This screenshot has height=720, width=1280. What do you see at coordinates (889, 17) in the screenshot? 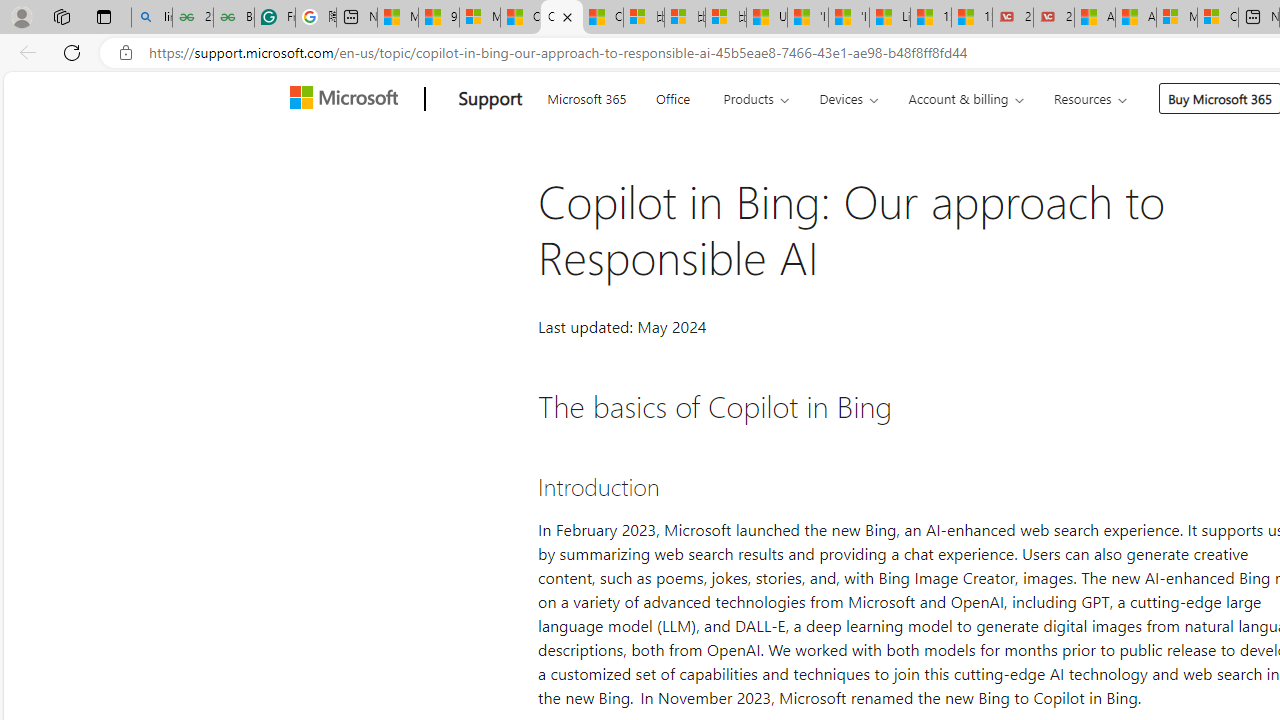
I see `'Lifestyle - MSN'` at bounding box center [889, 17].